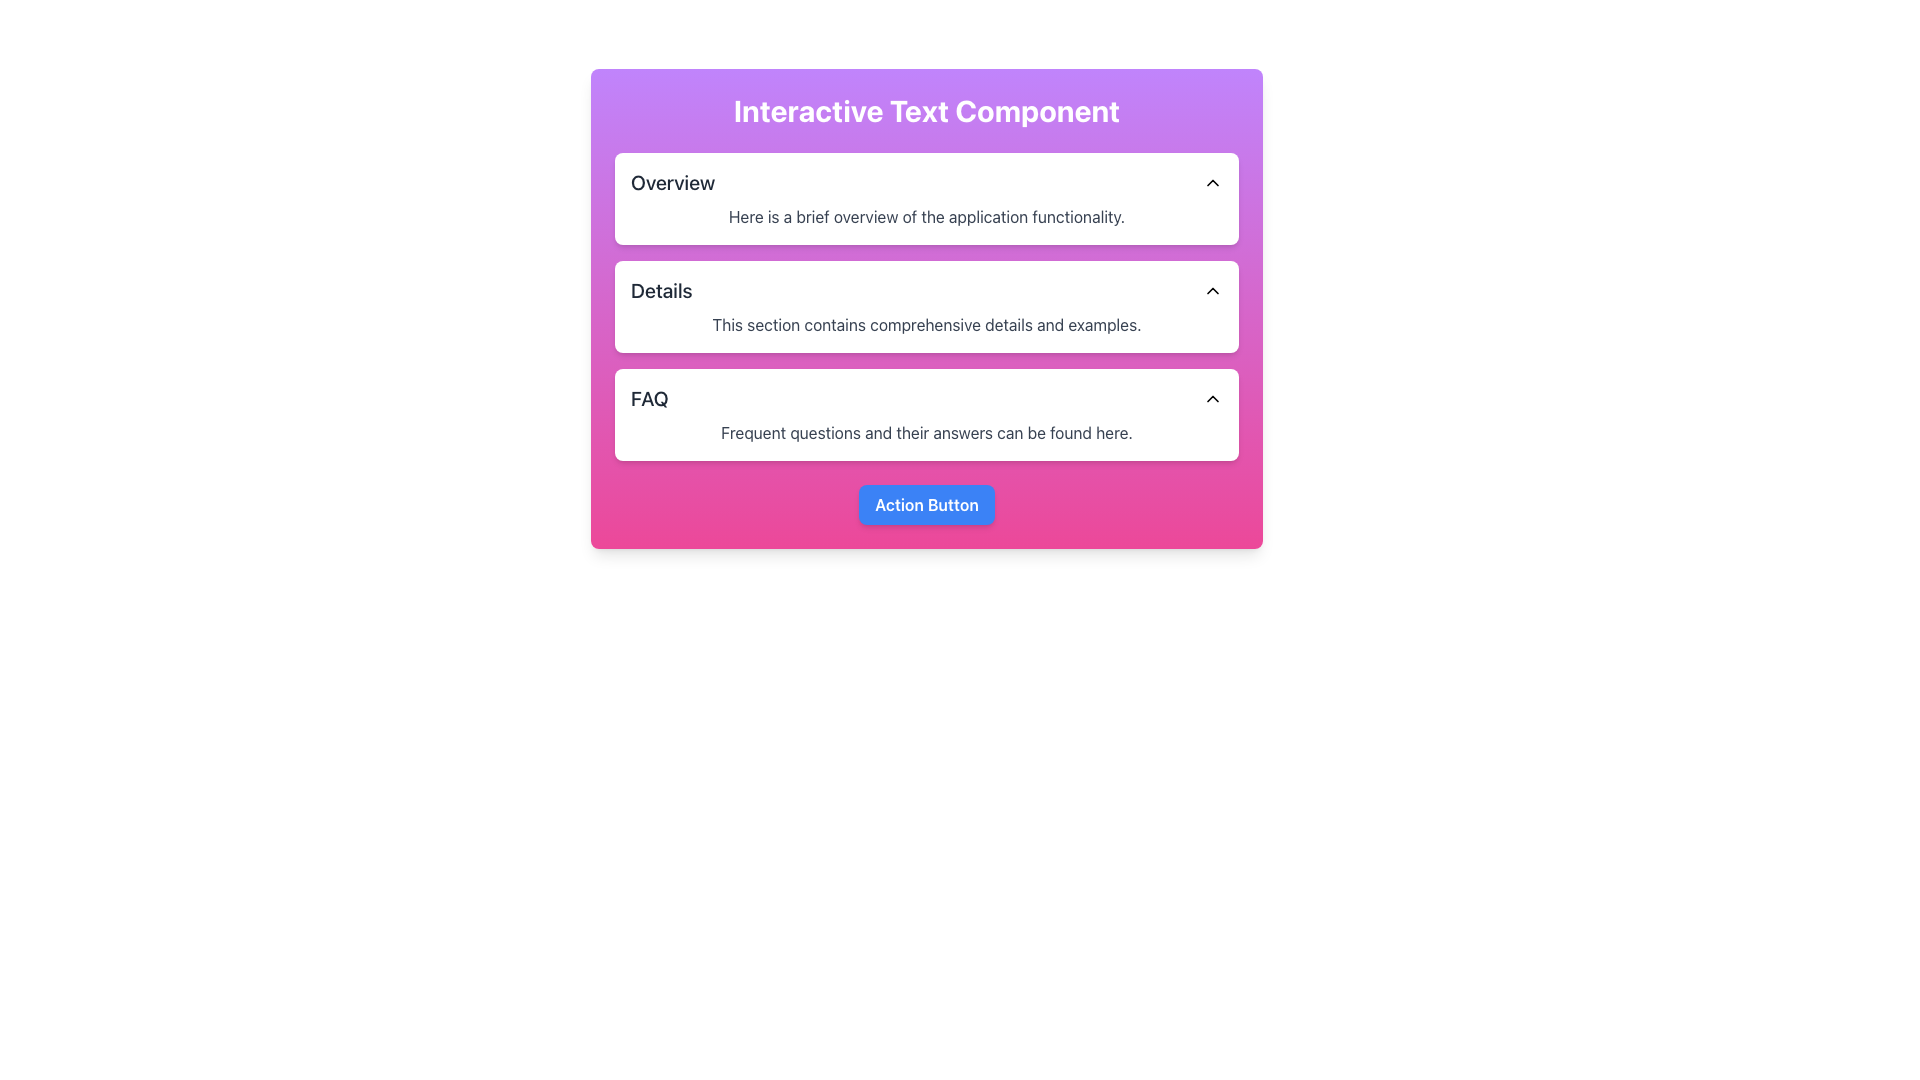 Image resolution: width=1920 pixels, height=1080 pixels. What do you see at coordinates (925, 504) in the screenshot?
I see `the 'Action Button' for keyboard navigation` at bounding box center [925, 504].